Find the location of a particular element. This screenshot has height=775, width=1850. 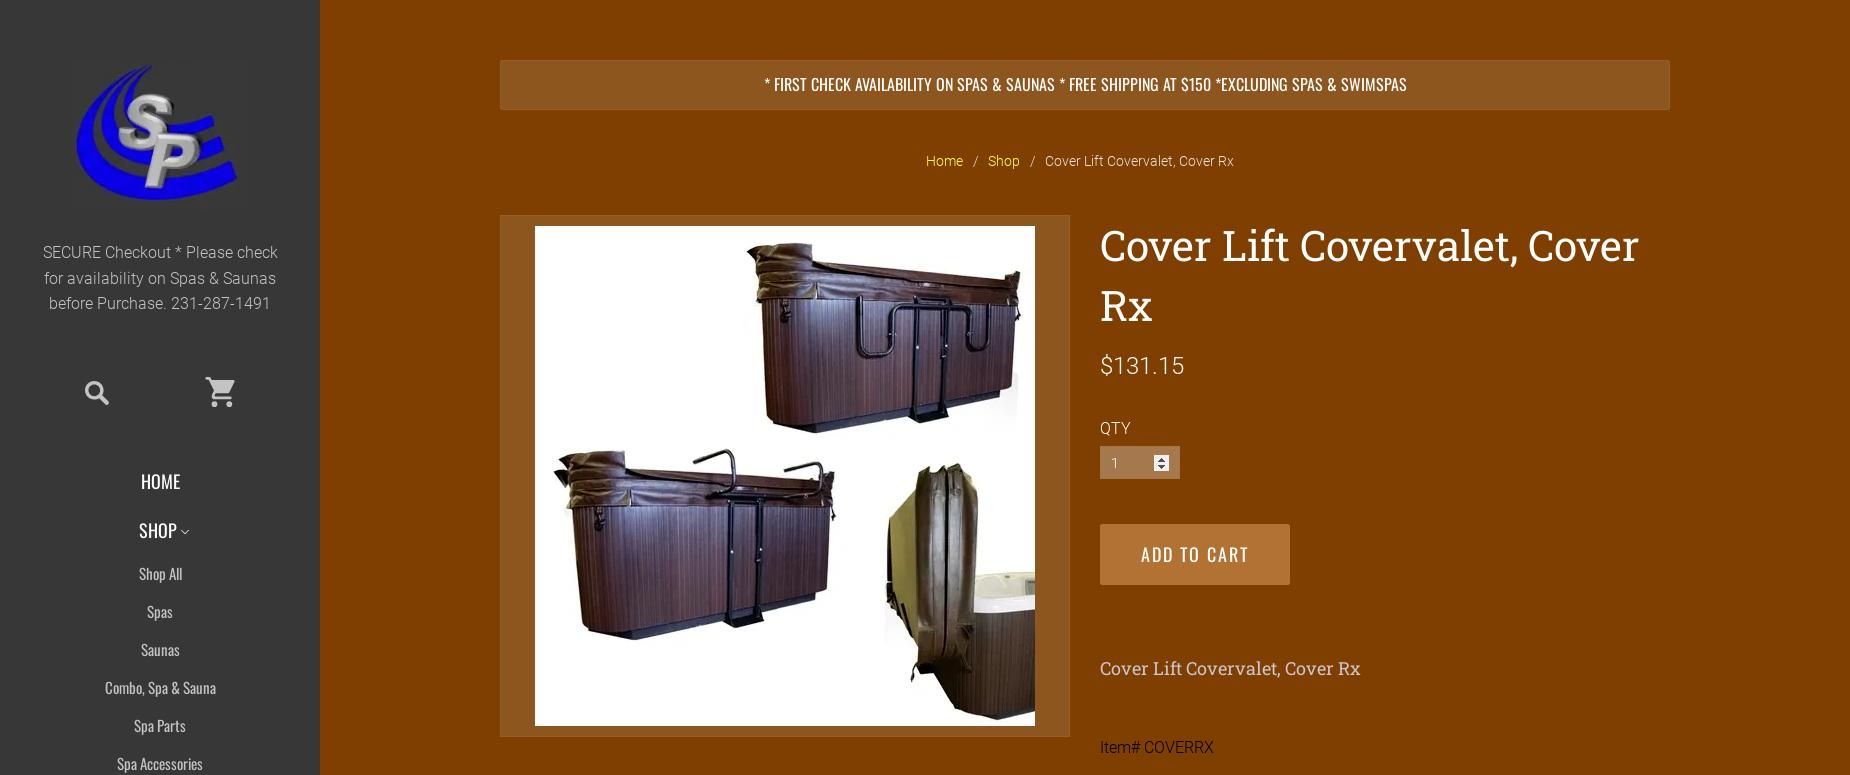

'Shop All' is located at coordinates (158, 572).